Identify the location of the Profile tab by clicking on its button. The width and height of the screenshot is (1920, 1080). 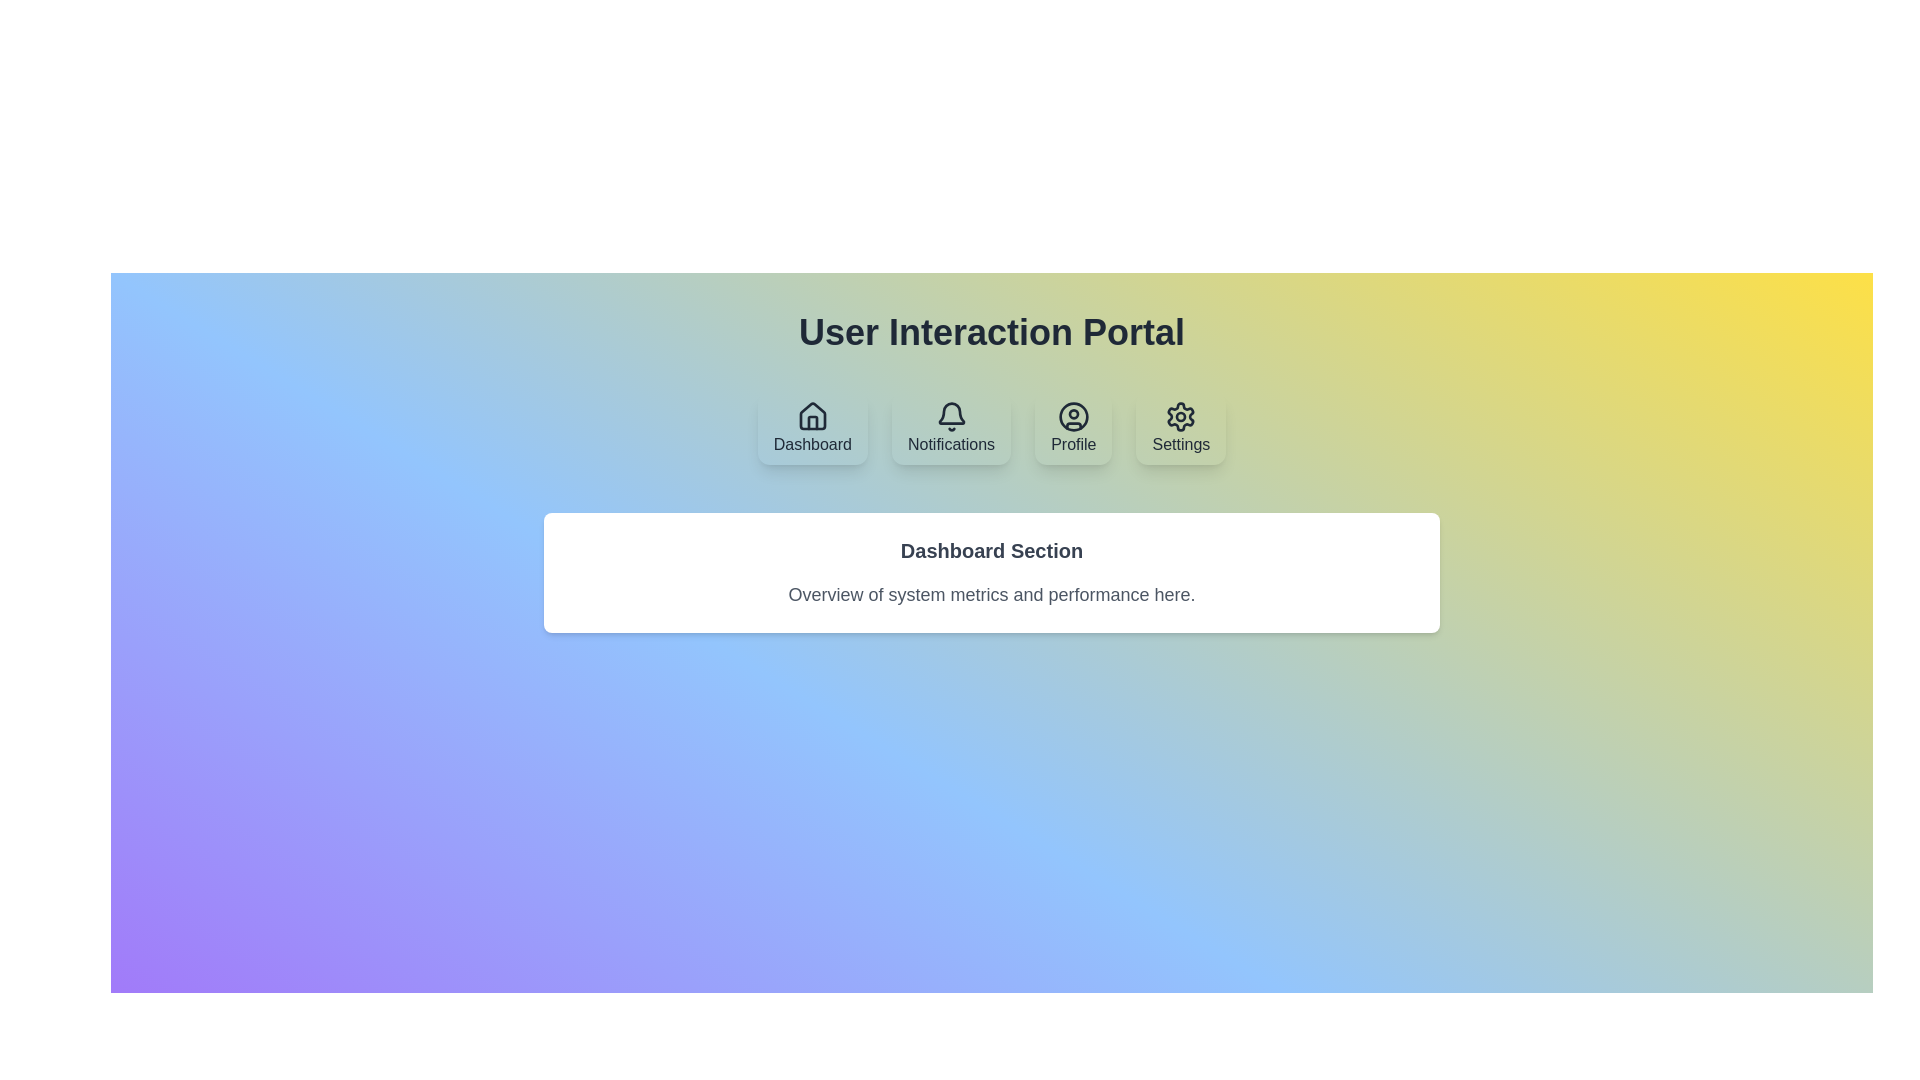
(1072, 427).